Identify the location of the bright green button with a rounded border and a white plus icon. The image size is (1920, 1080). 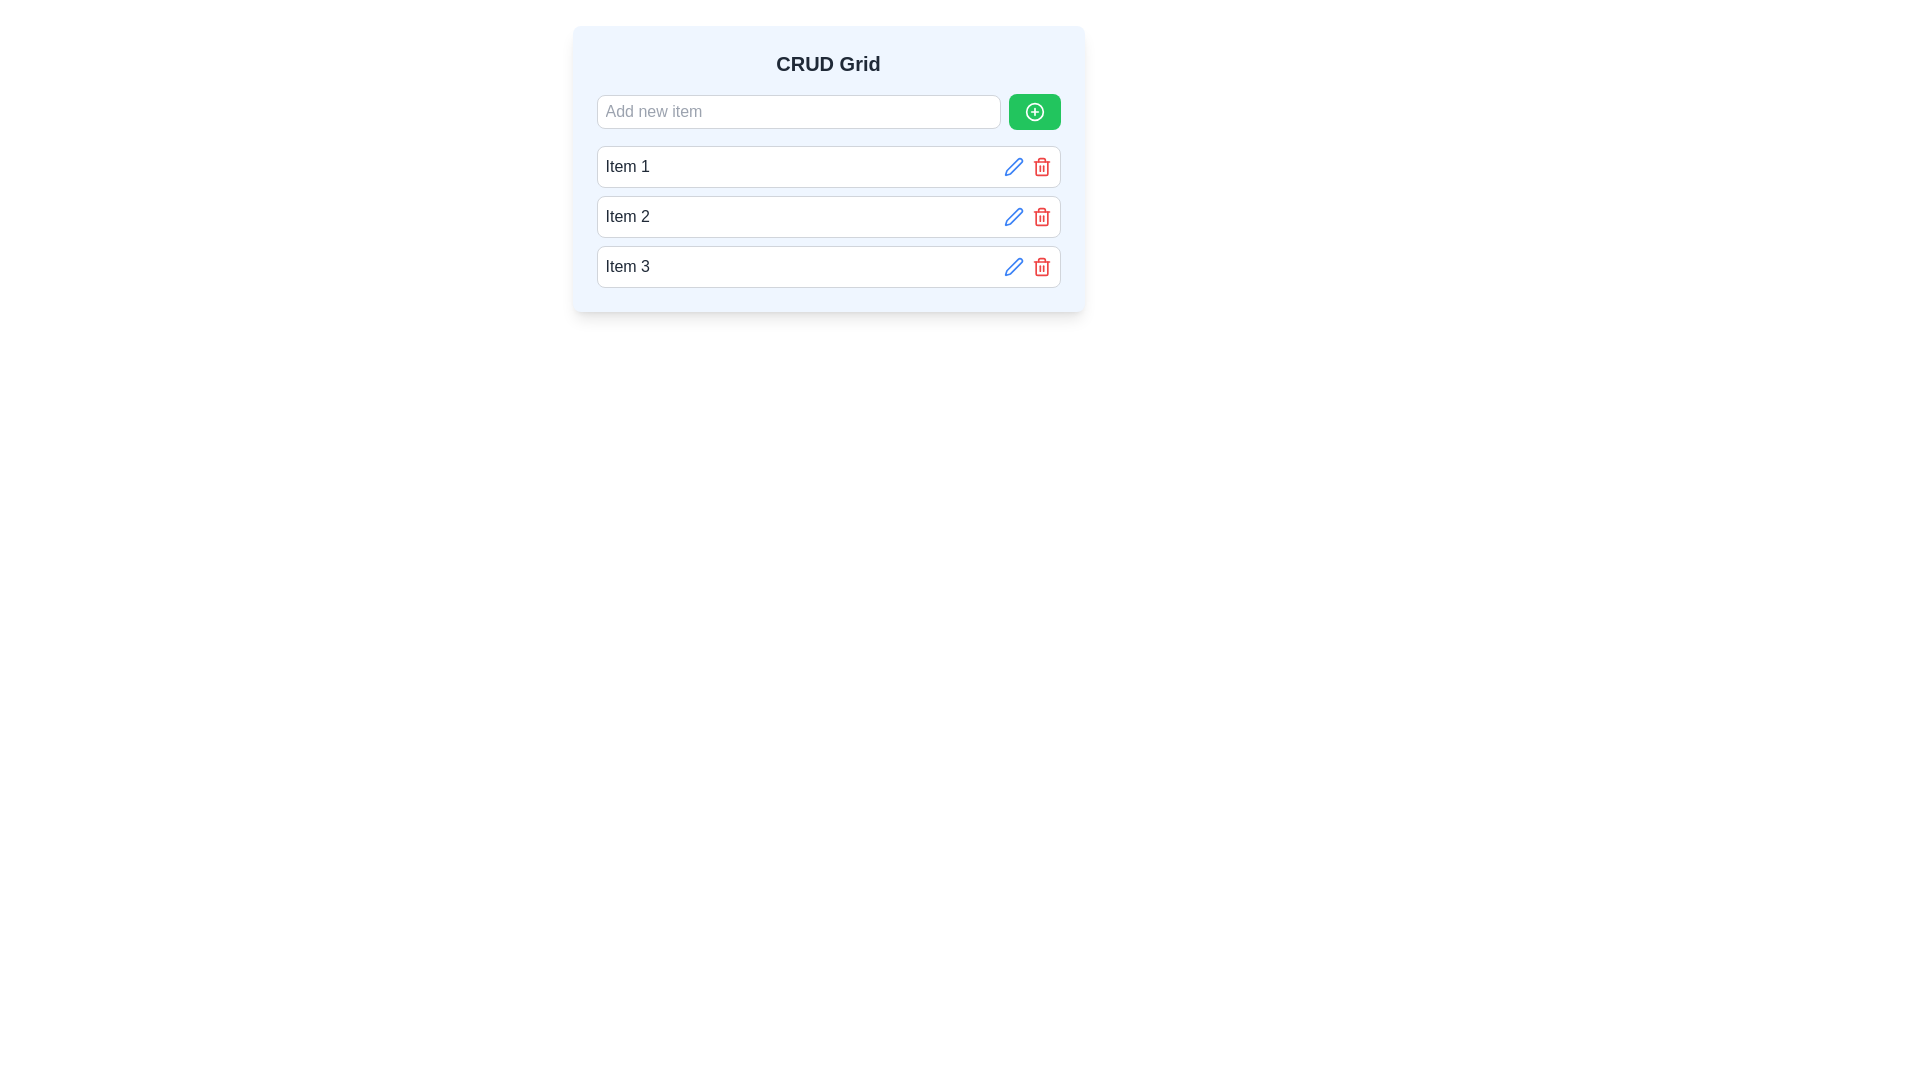
(1034, 111).